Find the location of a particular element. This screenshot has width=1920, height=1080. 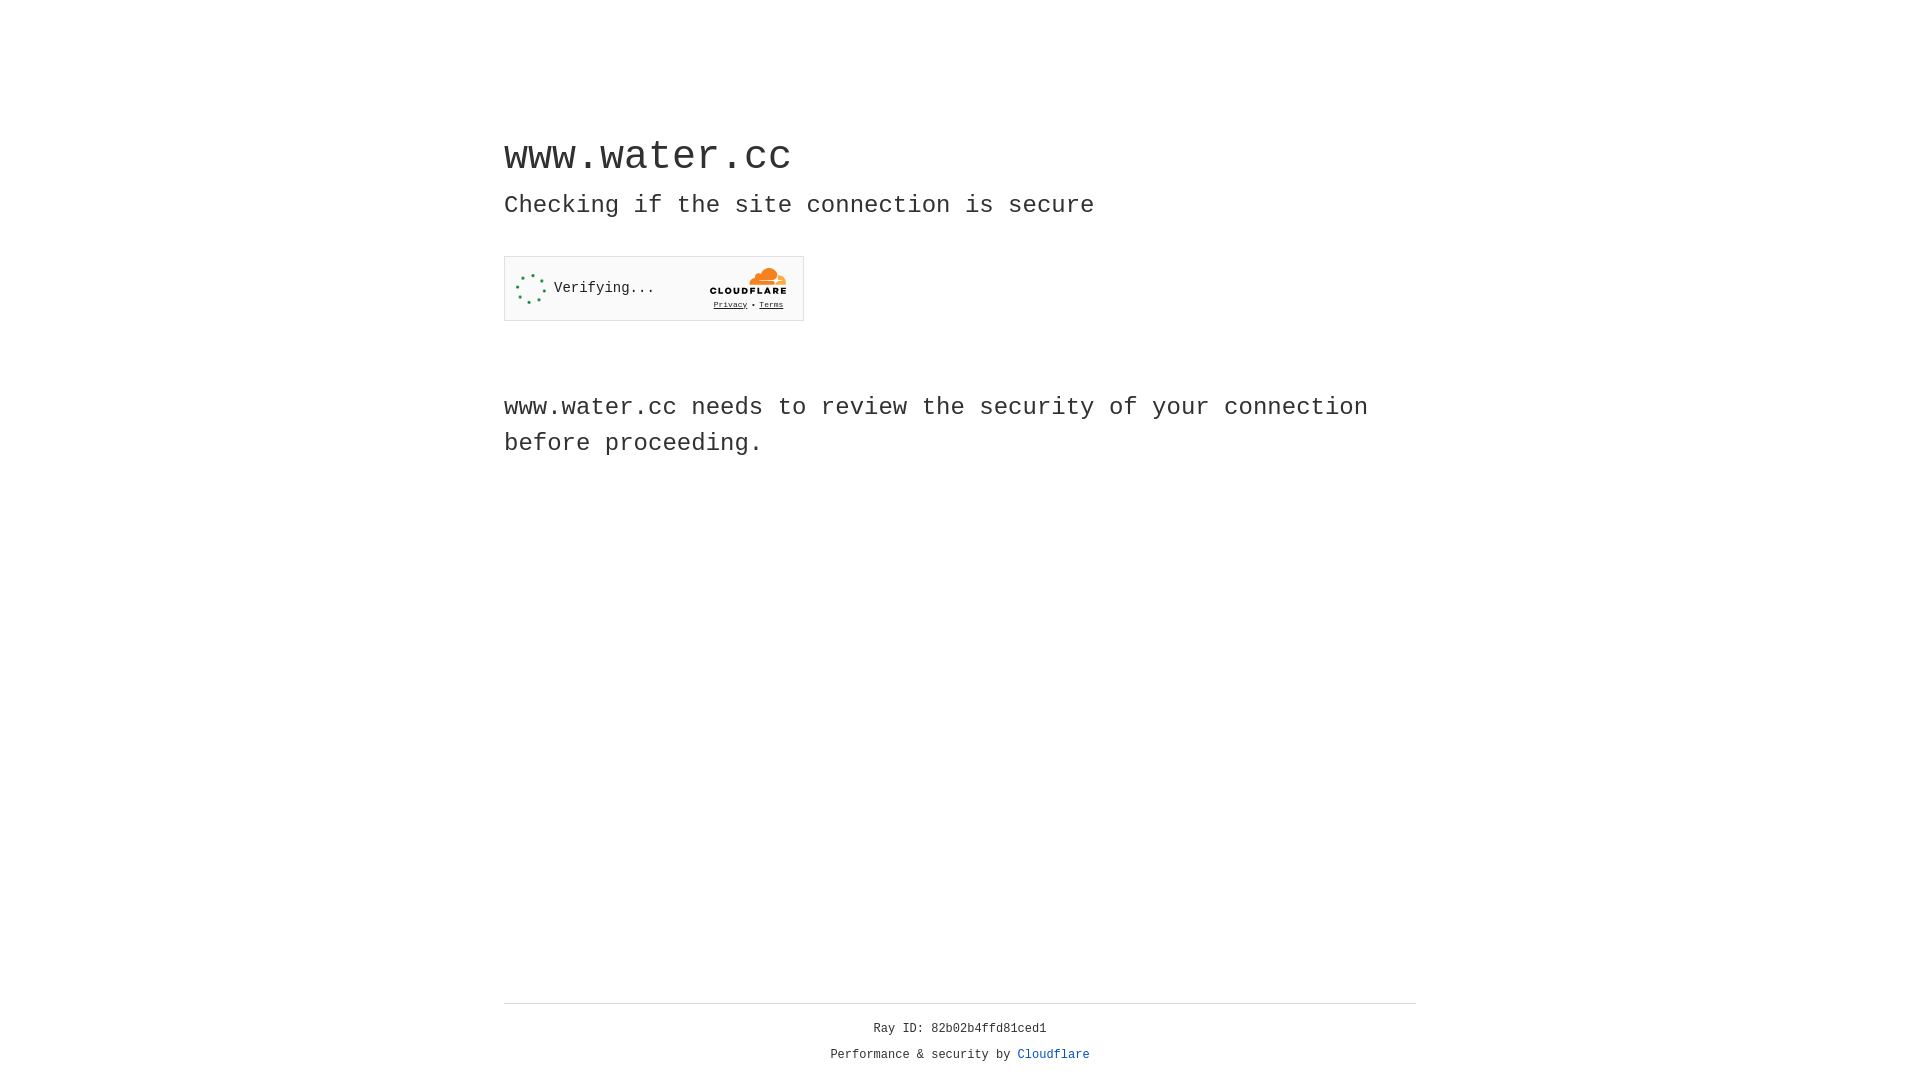

'Widget containing a Cloudflare security challenge' is located at coordinates (653, 288).